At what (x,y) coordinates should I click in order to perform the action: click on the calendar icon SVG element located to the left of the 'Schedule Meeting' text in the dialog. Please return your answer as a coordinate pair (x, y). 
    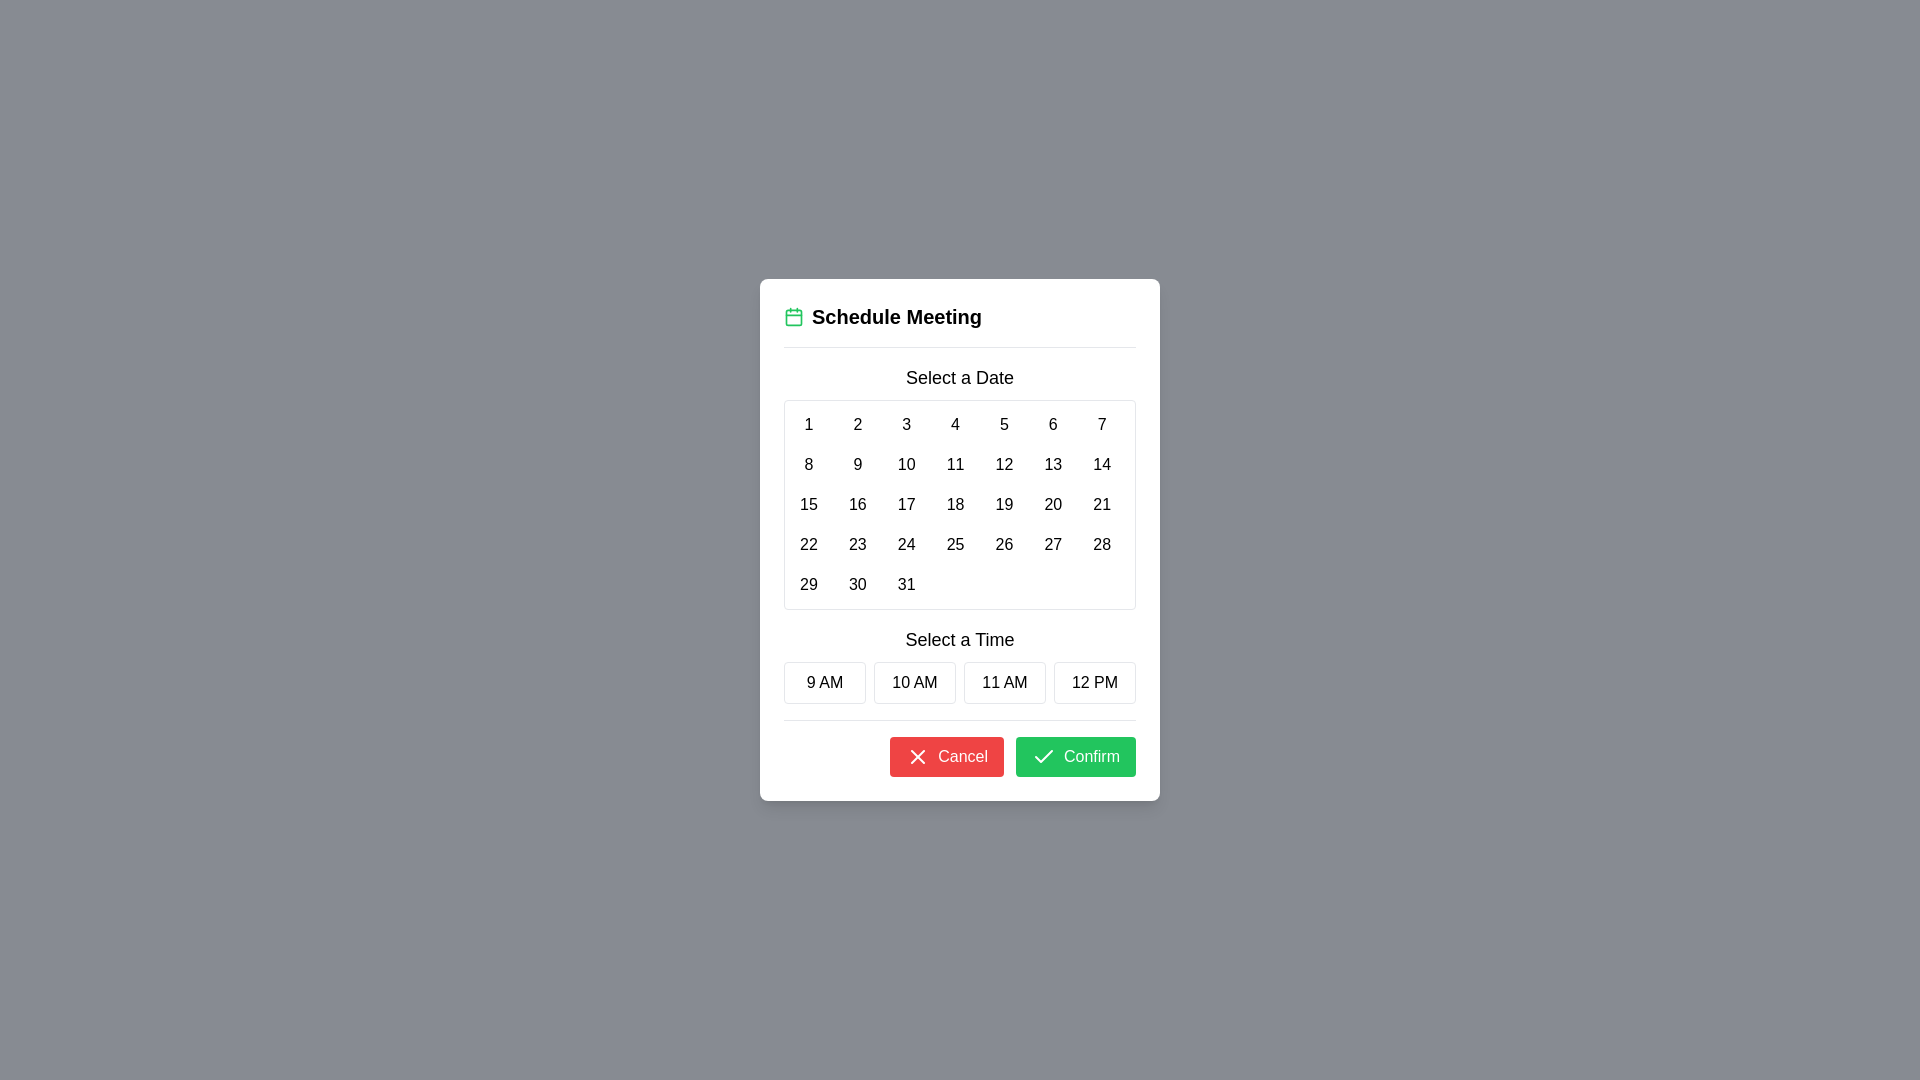
    Looking at the image, I should click on (792, 315).